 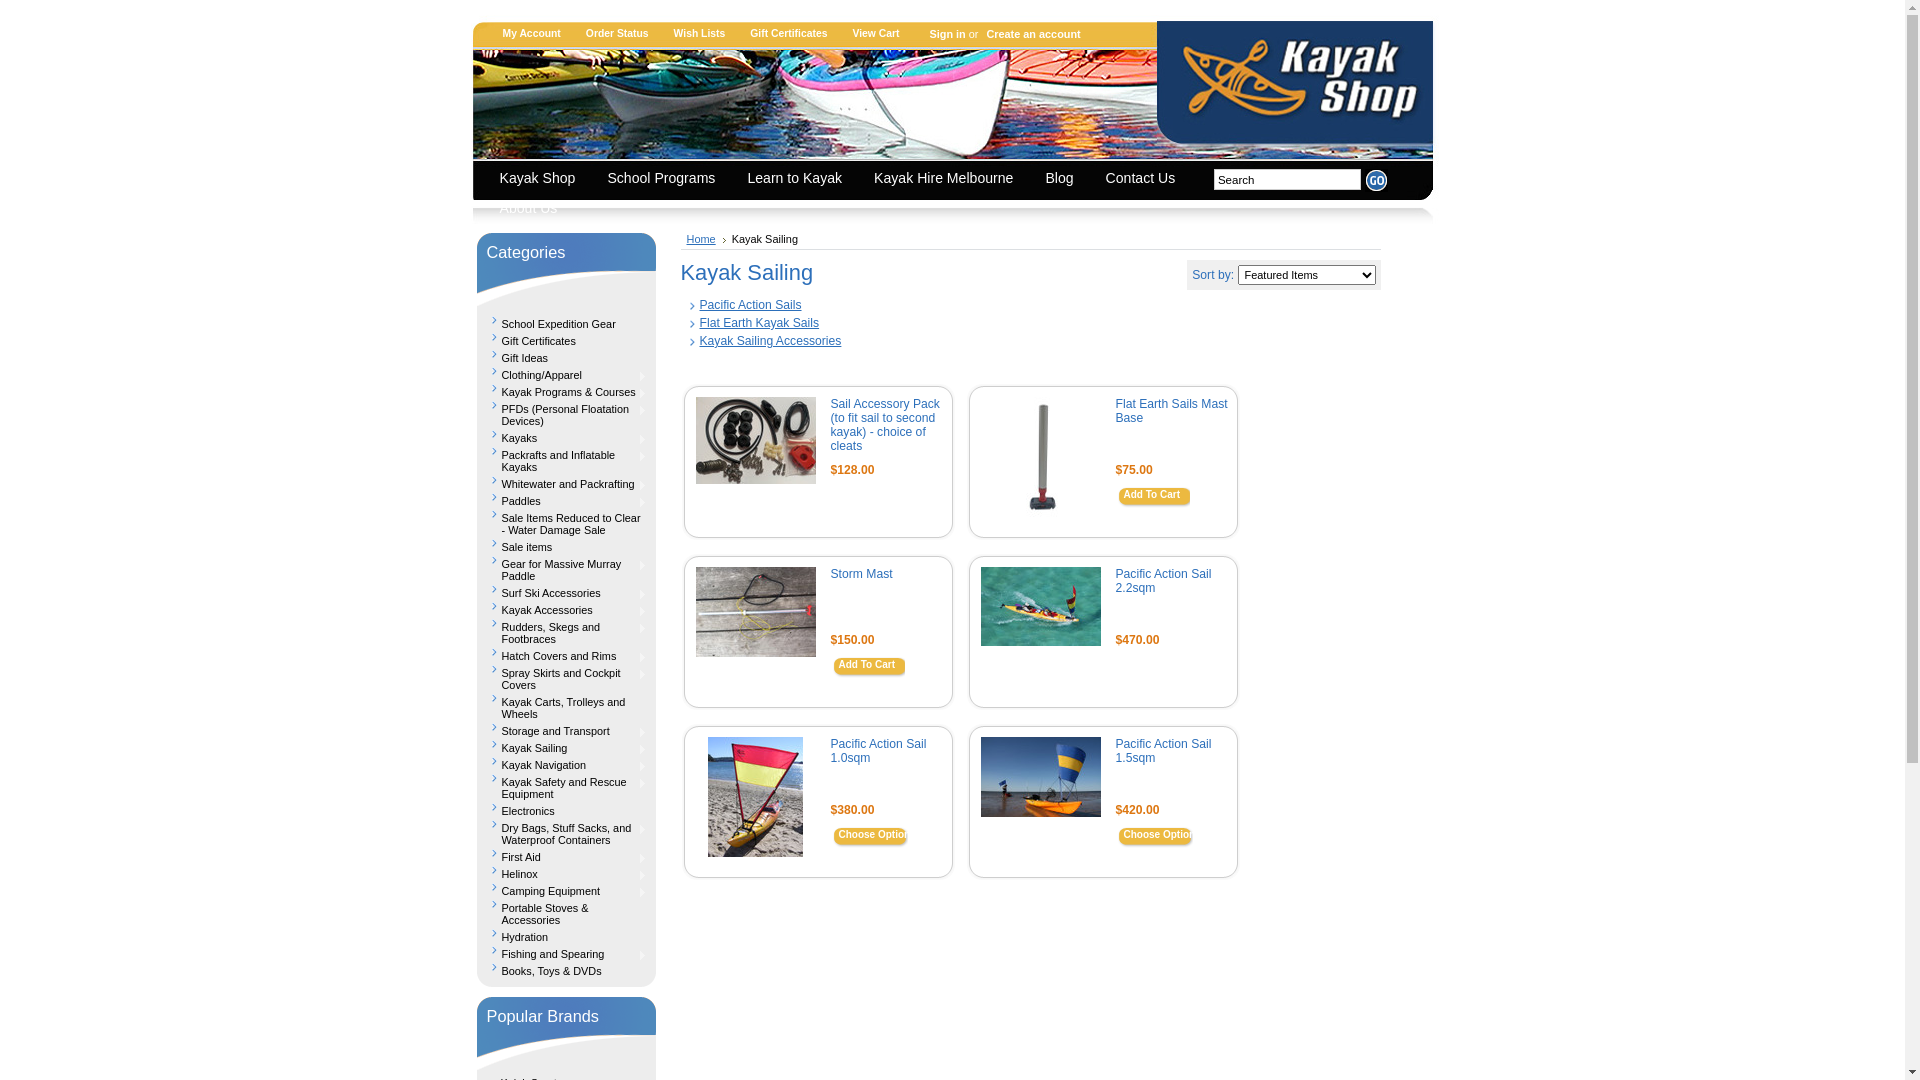 What do you see at coordinates (542, 180) in the screenshot?
I see `'Kayak Shop'` at bounding box center [542, 180].